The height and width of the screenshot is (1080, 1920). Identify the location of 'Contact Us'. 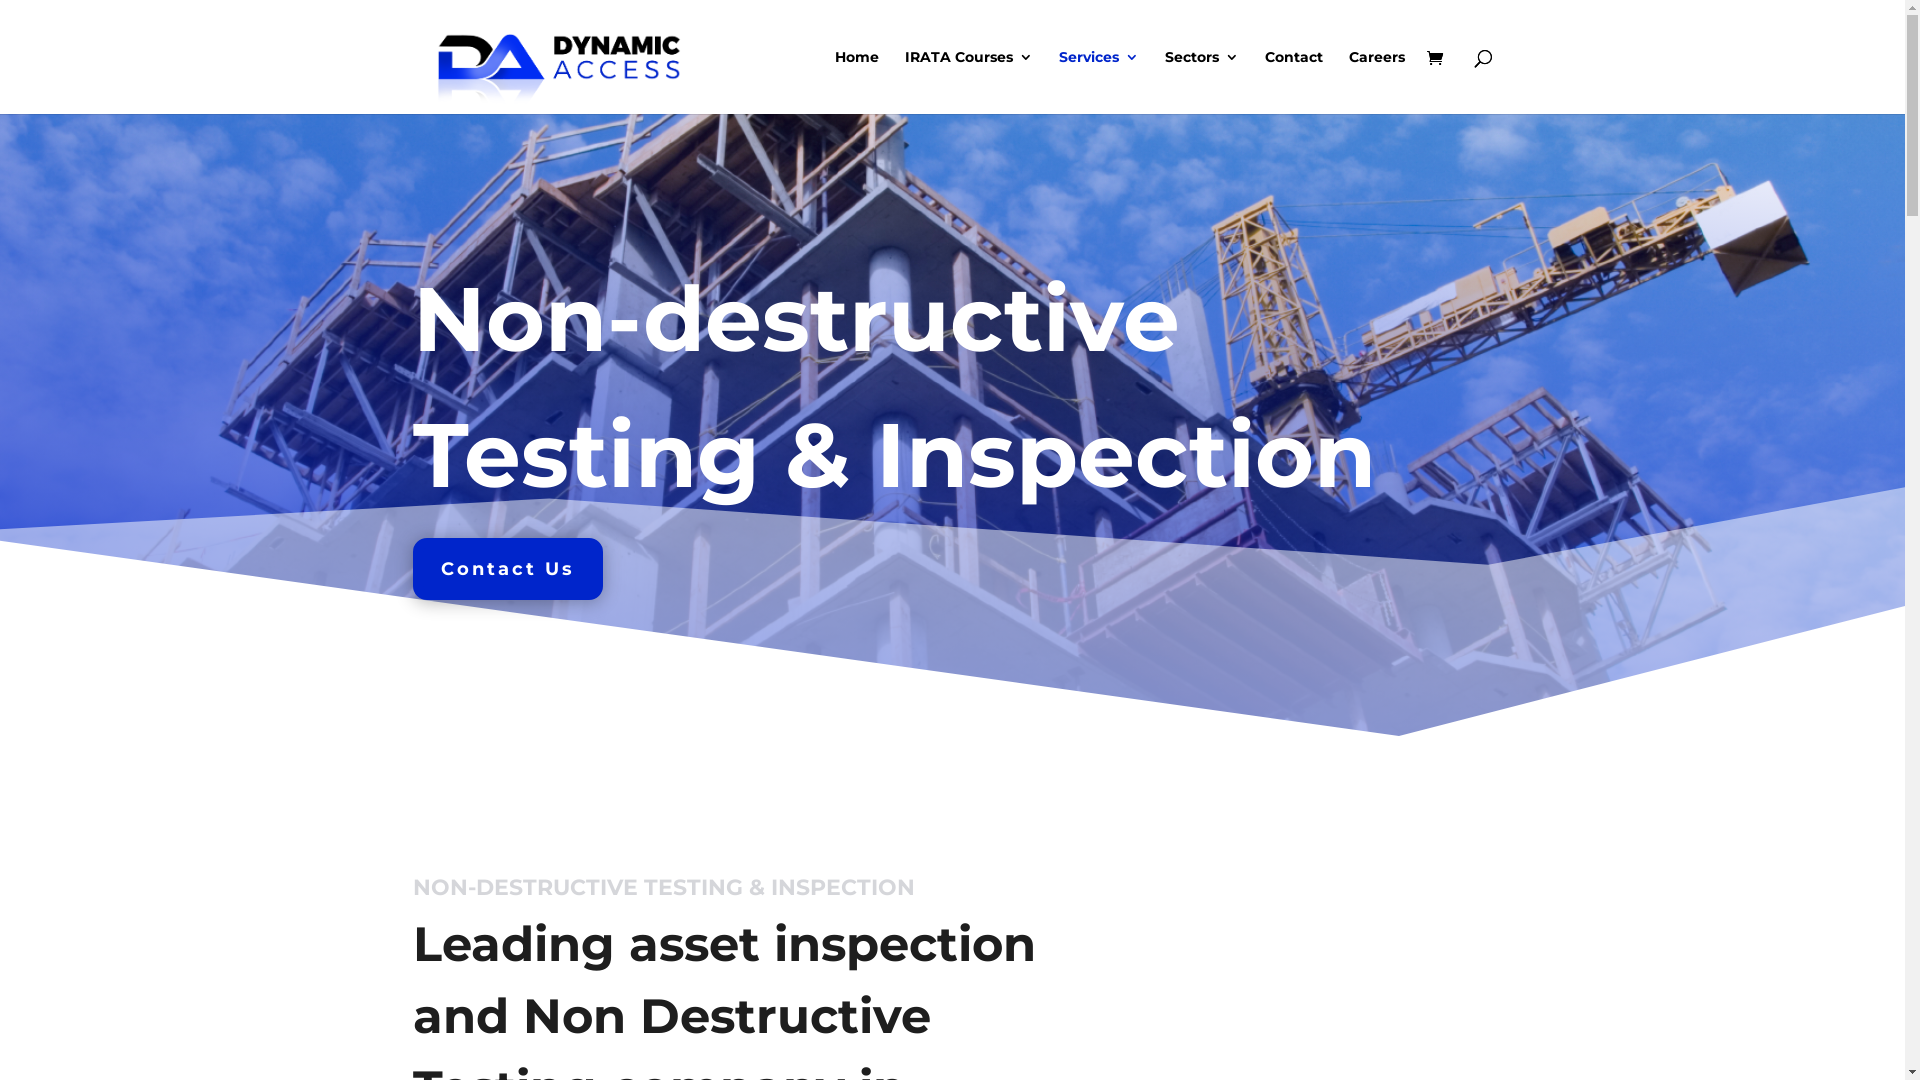
(411, 568).